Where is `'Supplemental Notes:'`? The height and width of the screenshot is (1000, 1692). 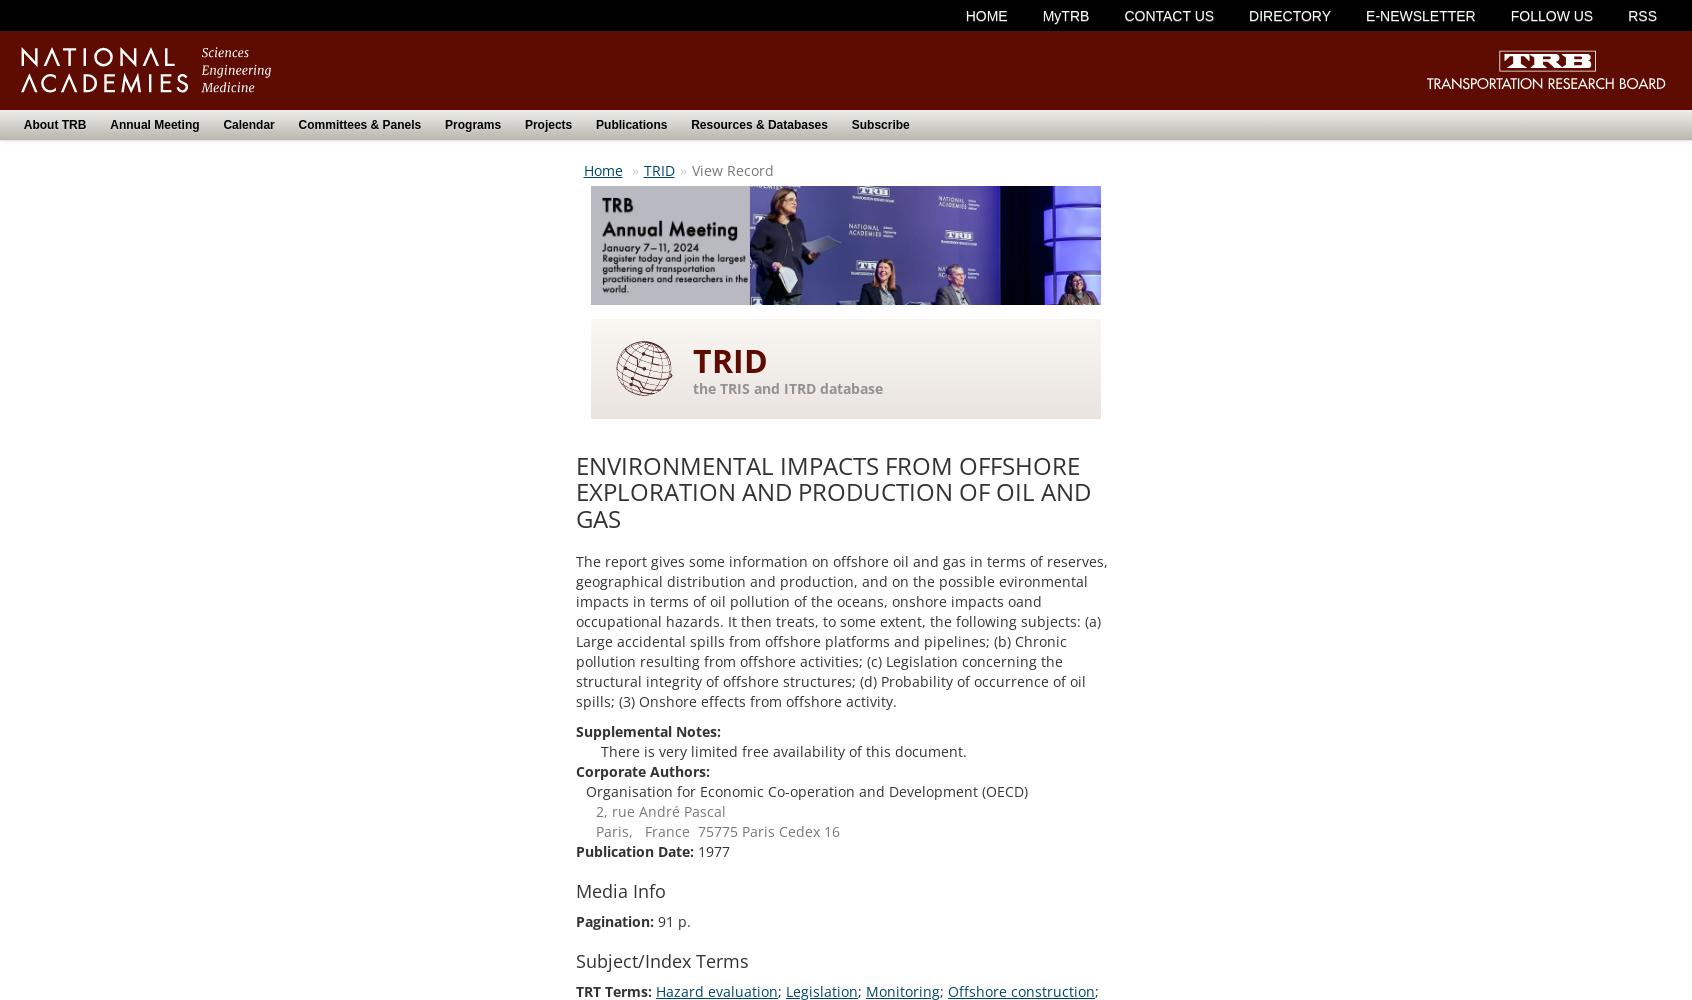
'Supplemental Notes:' is located at coordinates (648, 730).